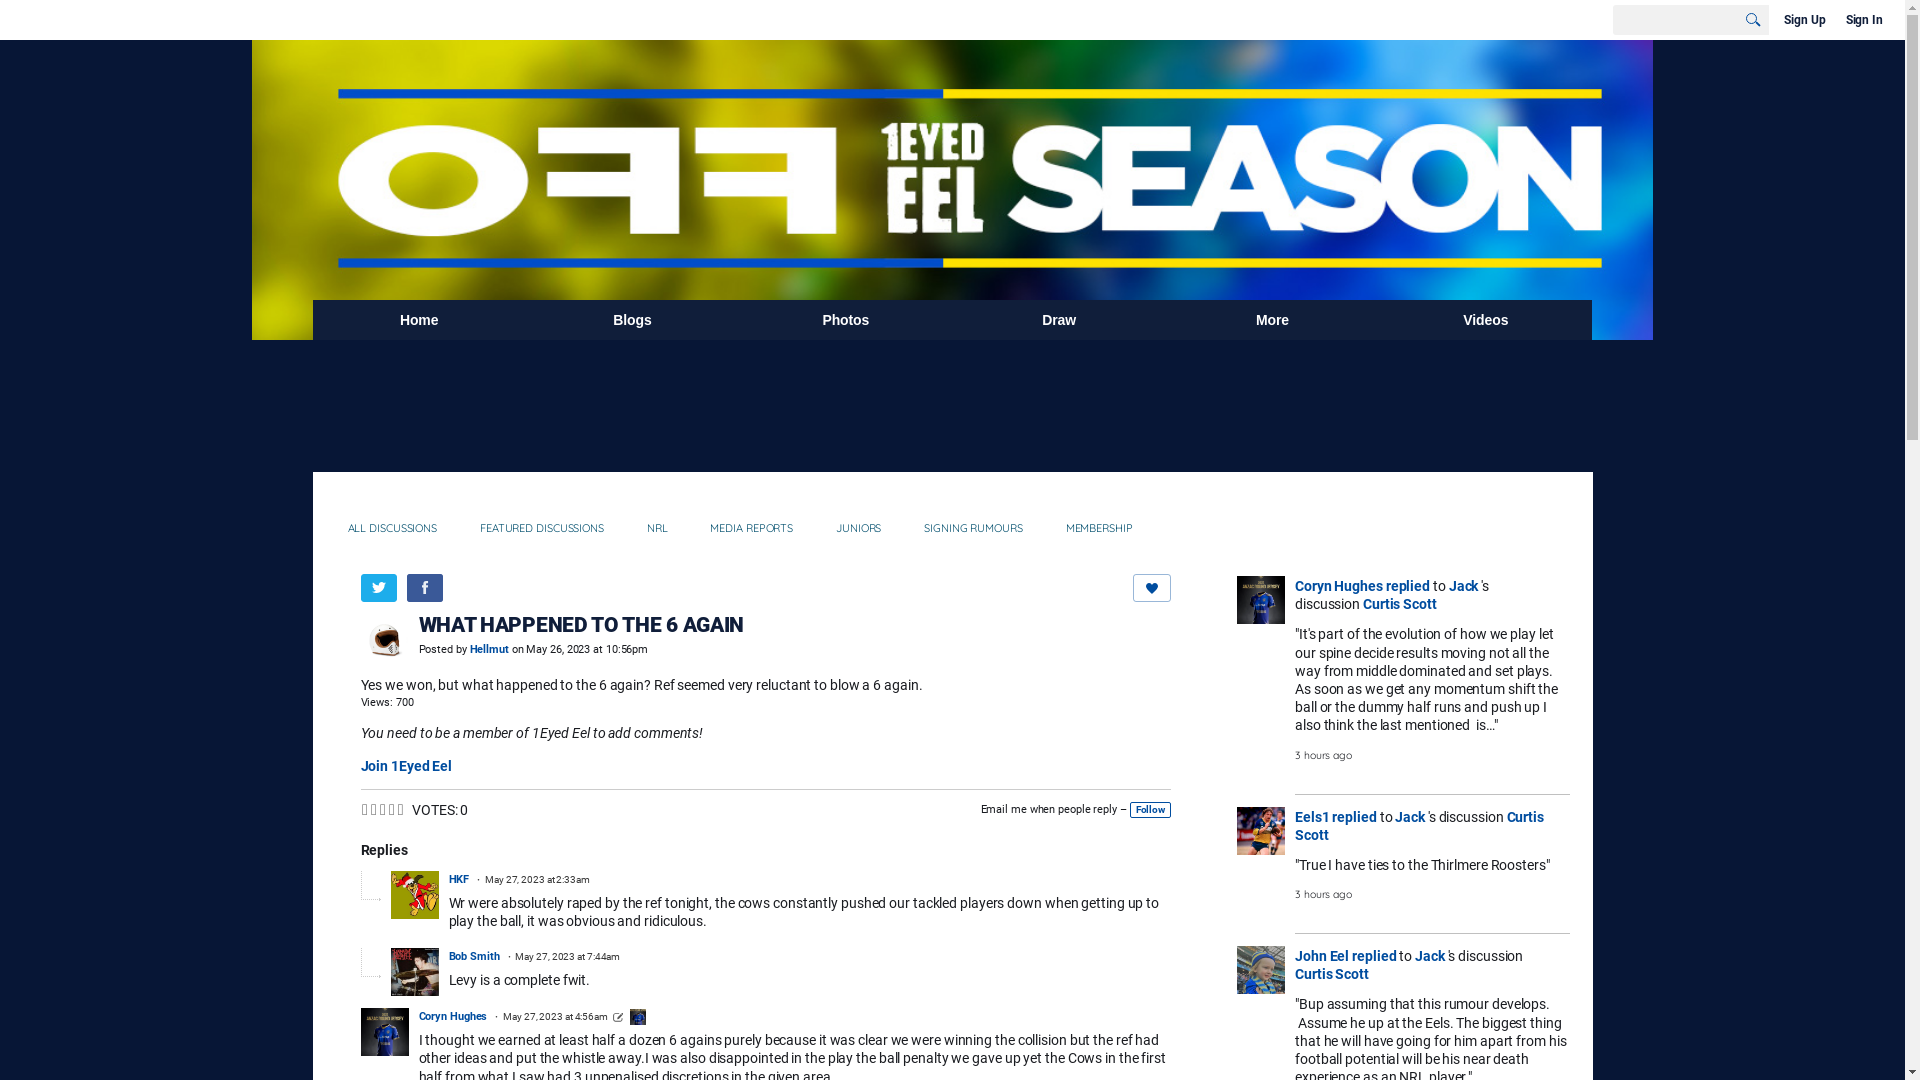 The height and width of the screenshot is (1080, 1920). What do you see at coordinates (1166, 319) in the screenshot?
I see `'More'` at bounding box center [1166, 319].